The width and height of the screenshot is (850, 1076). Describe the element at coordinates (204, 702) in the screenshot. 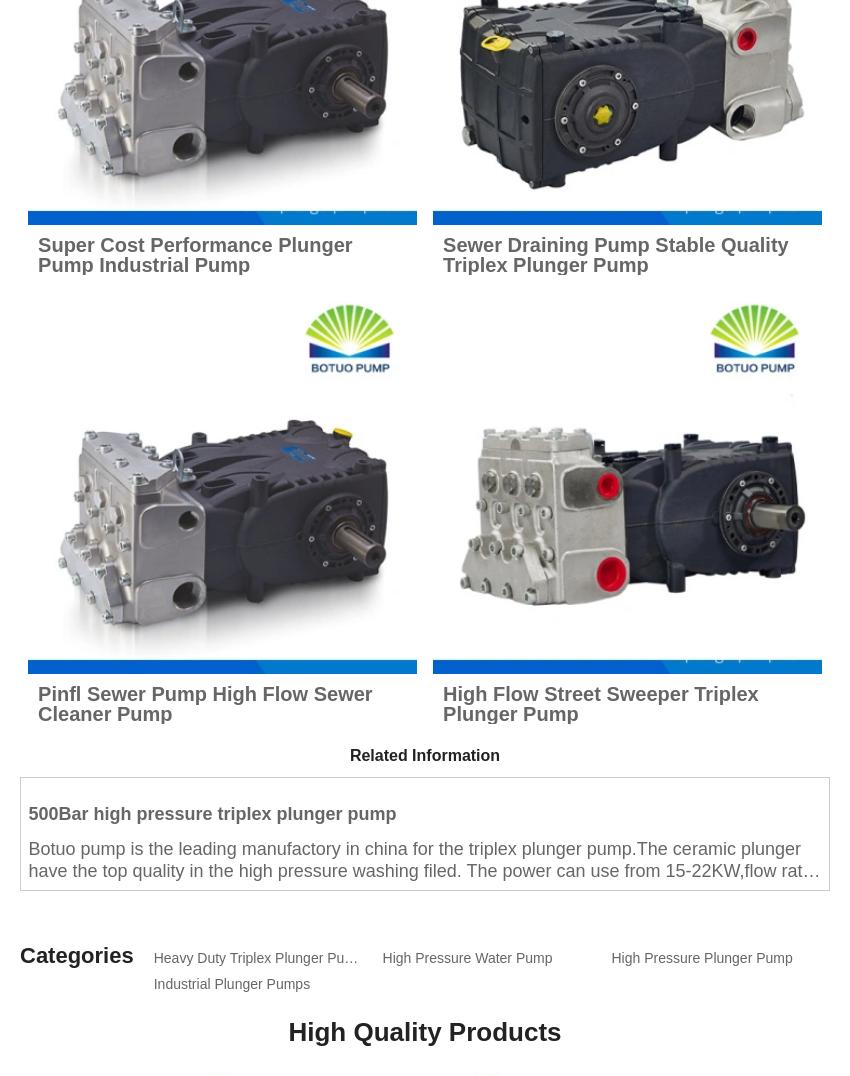

I see `'Pinfl Sewer Pump High Flow Sewer Cleaner Pump'` at that location.